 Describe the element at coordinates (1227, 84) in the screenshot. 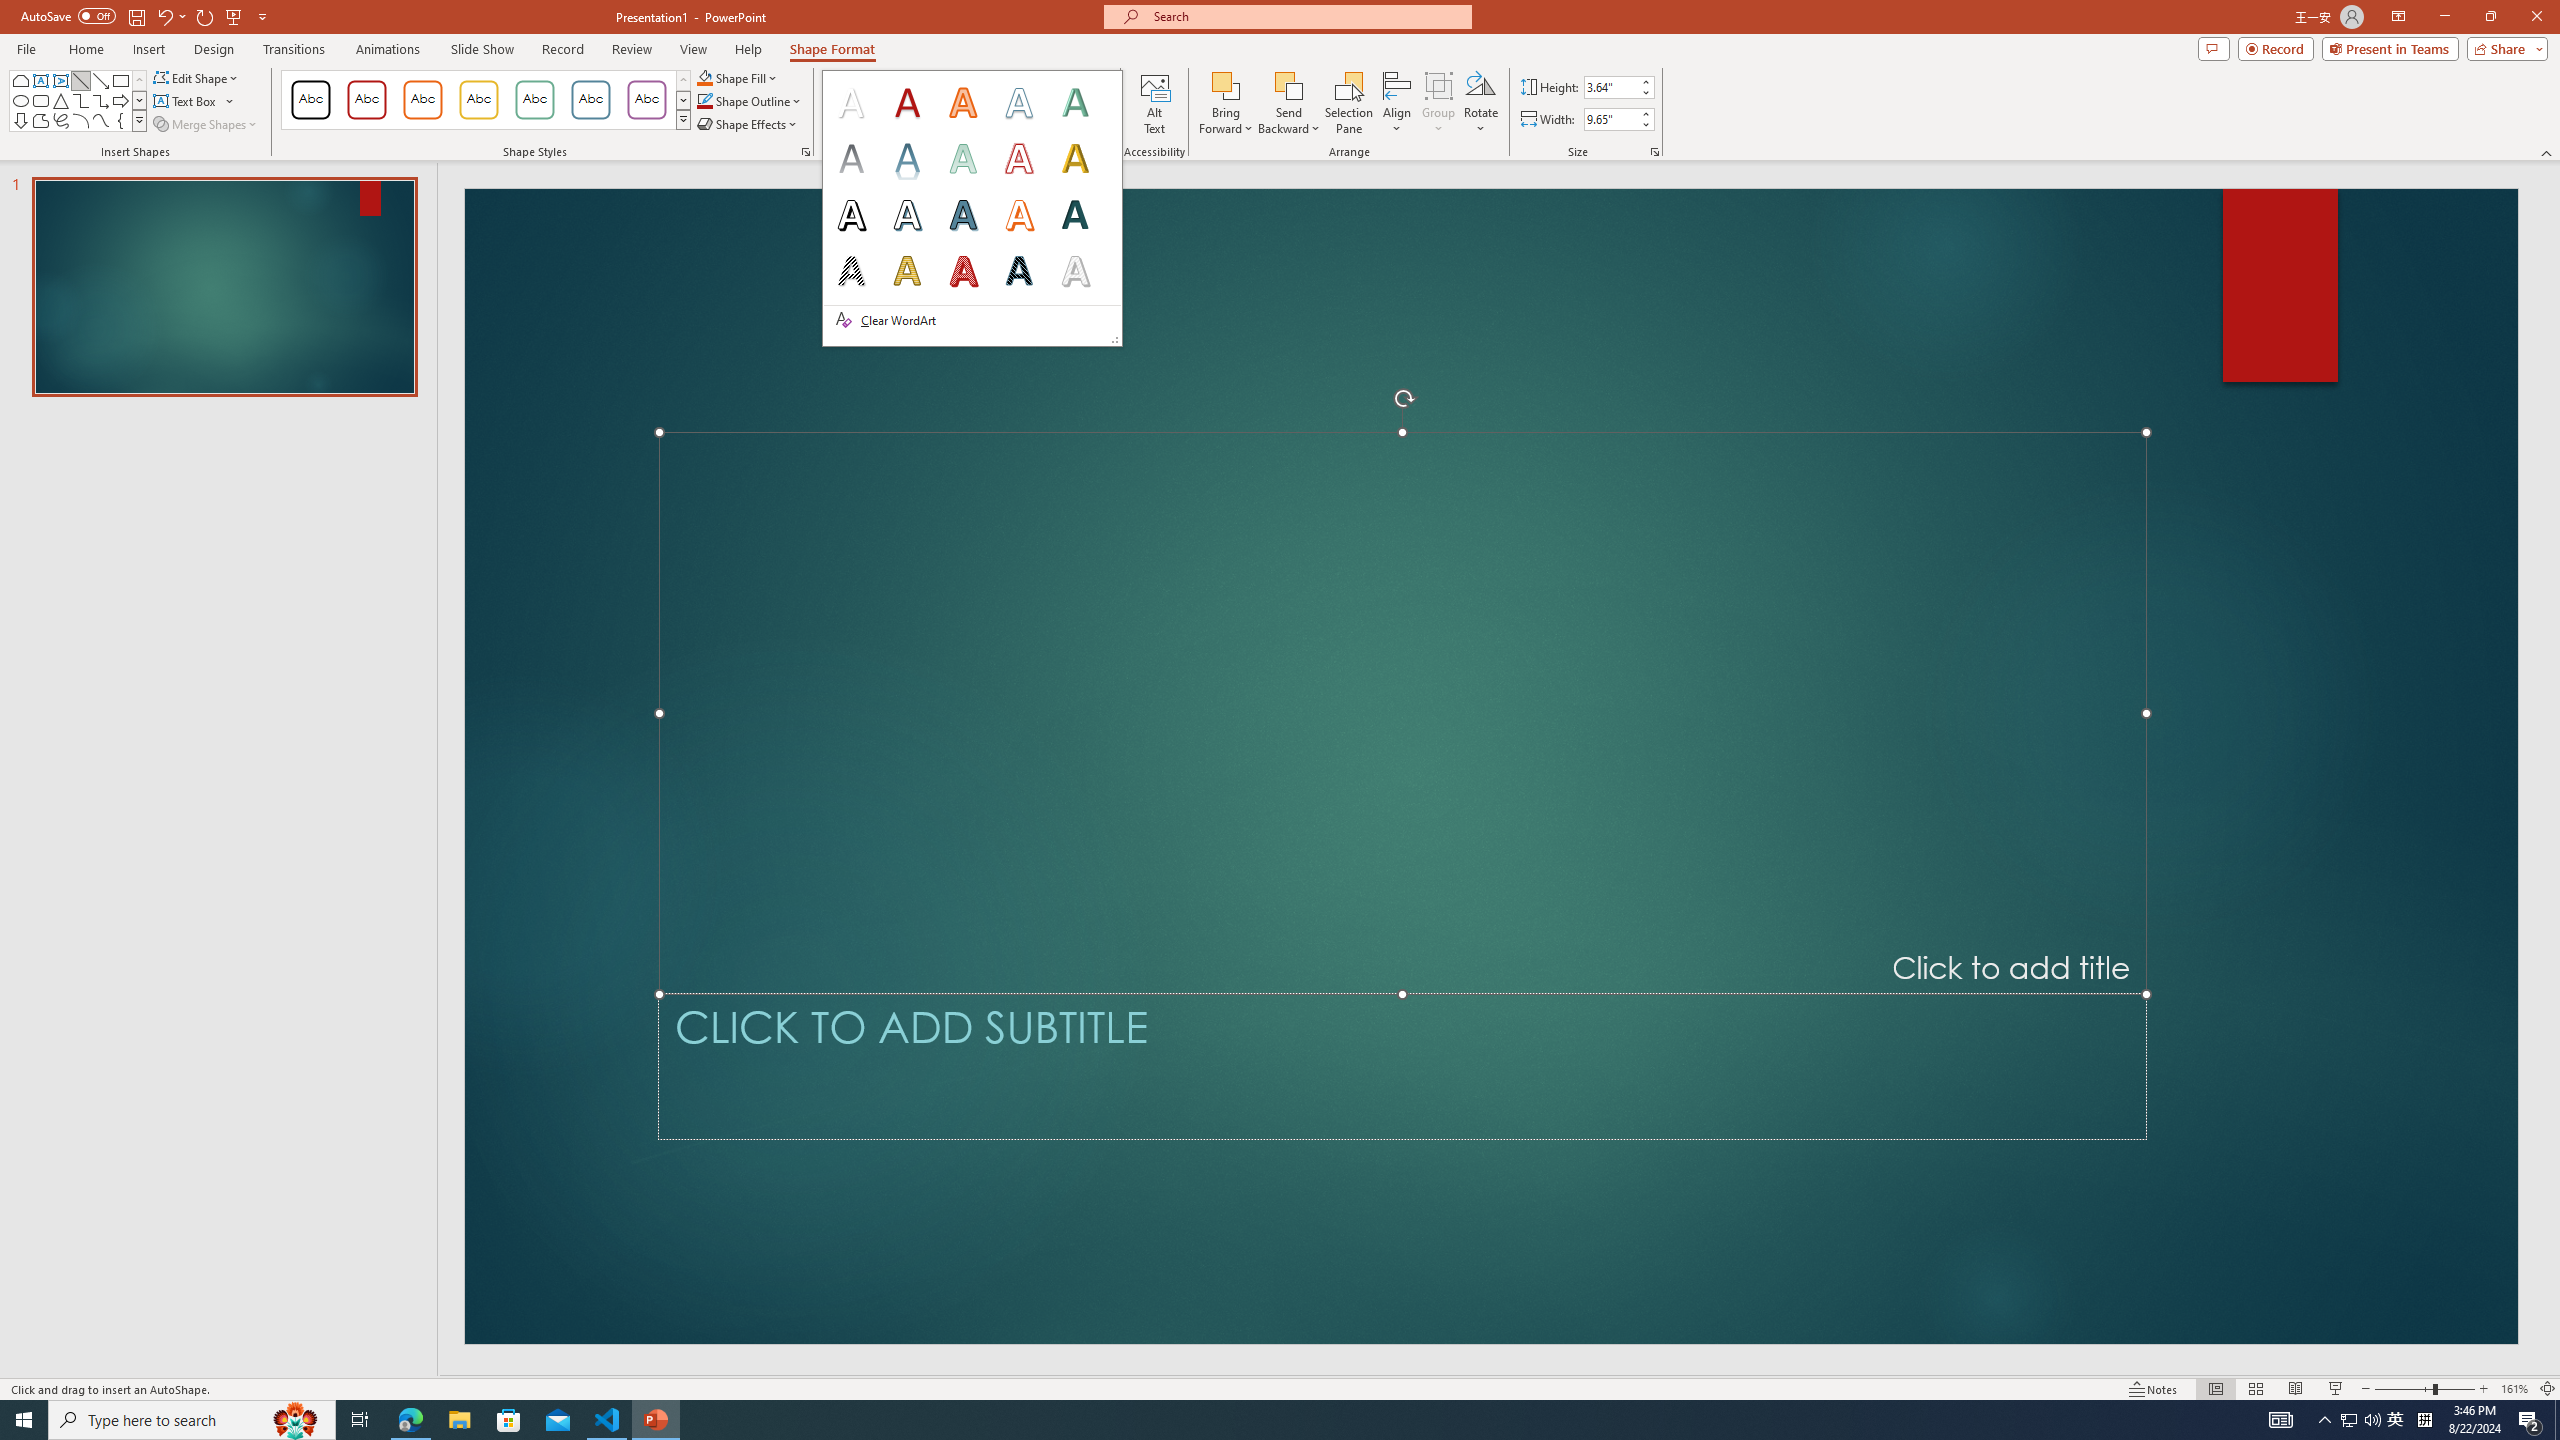

I see `'Bring Forward'` at that location.